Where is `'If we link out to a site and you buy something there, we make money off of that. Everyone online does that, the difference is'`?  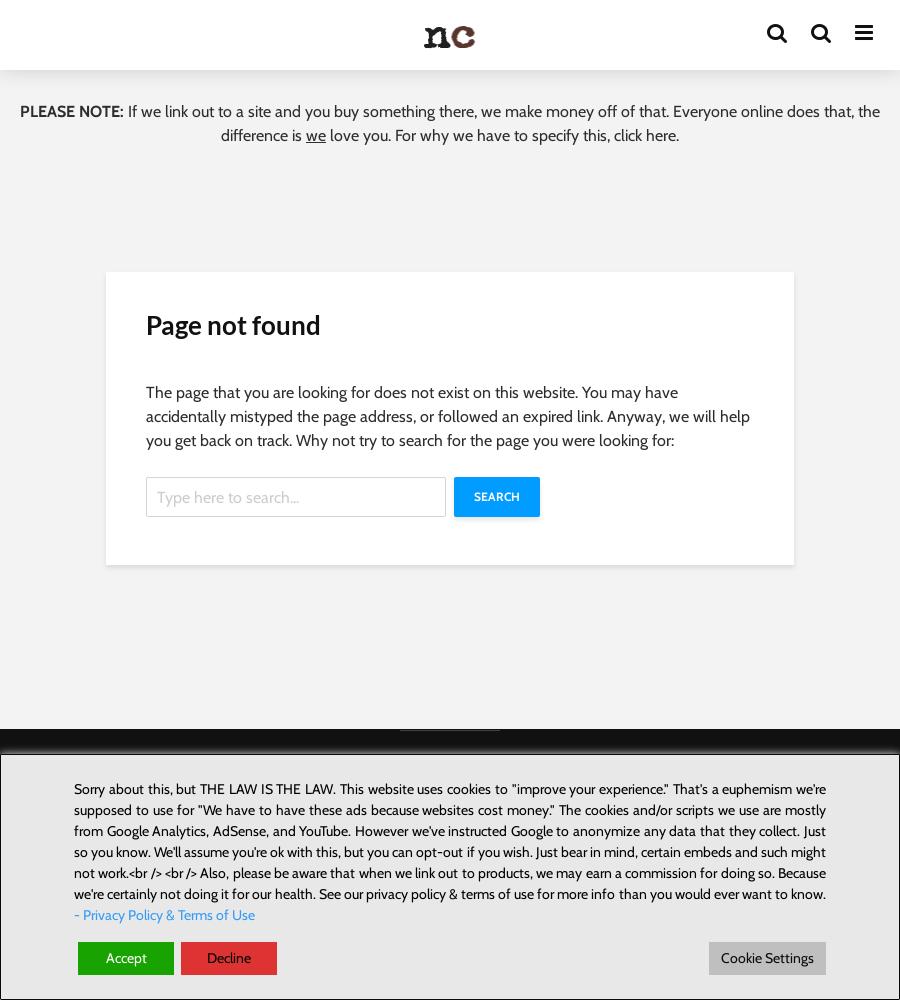
'If we link out to a site and you buy something there, we make money off of that. Everyone online does that, the difference is' is located at coordinates (501, 122).